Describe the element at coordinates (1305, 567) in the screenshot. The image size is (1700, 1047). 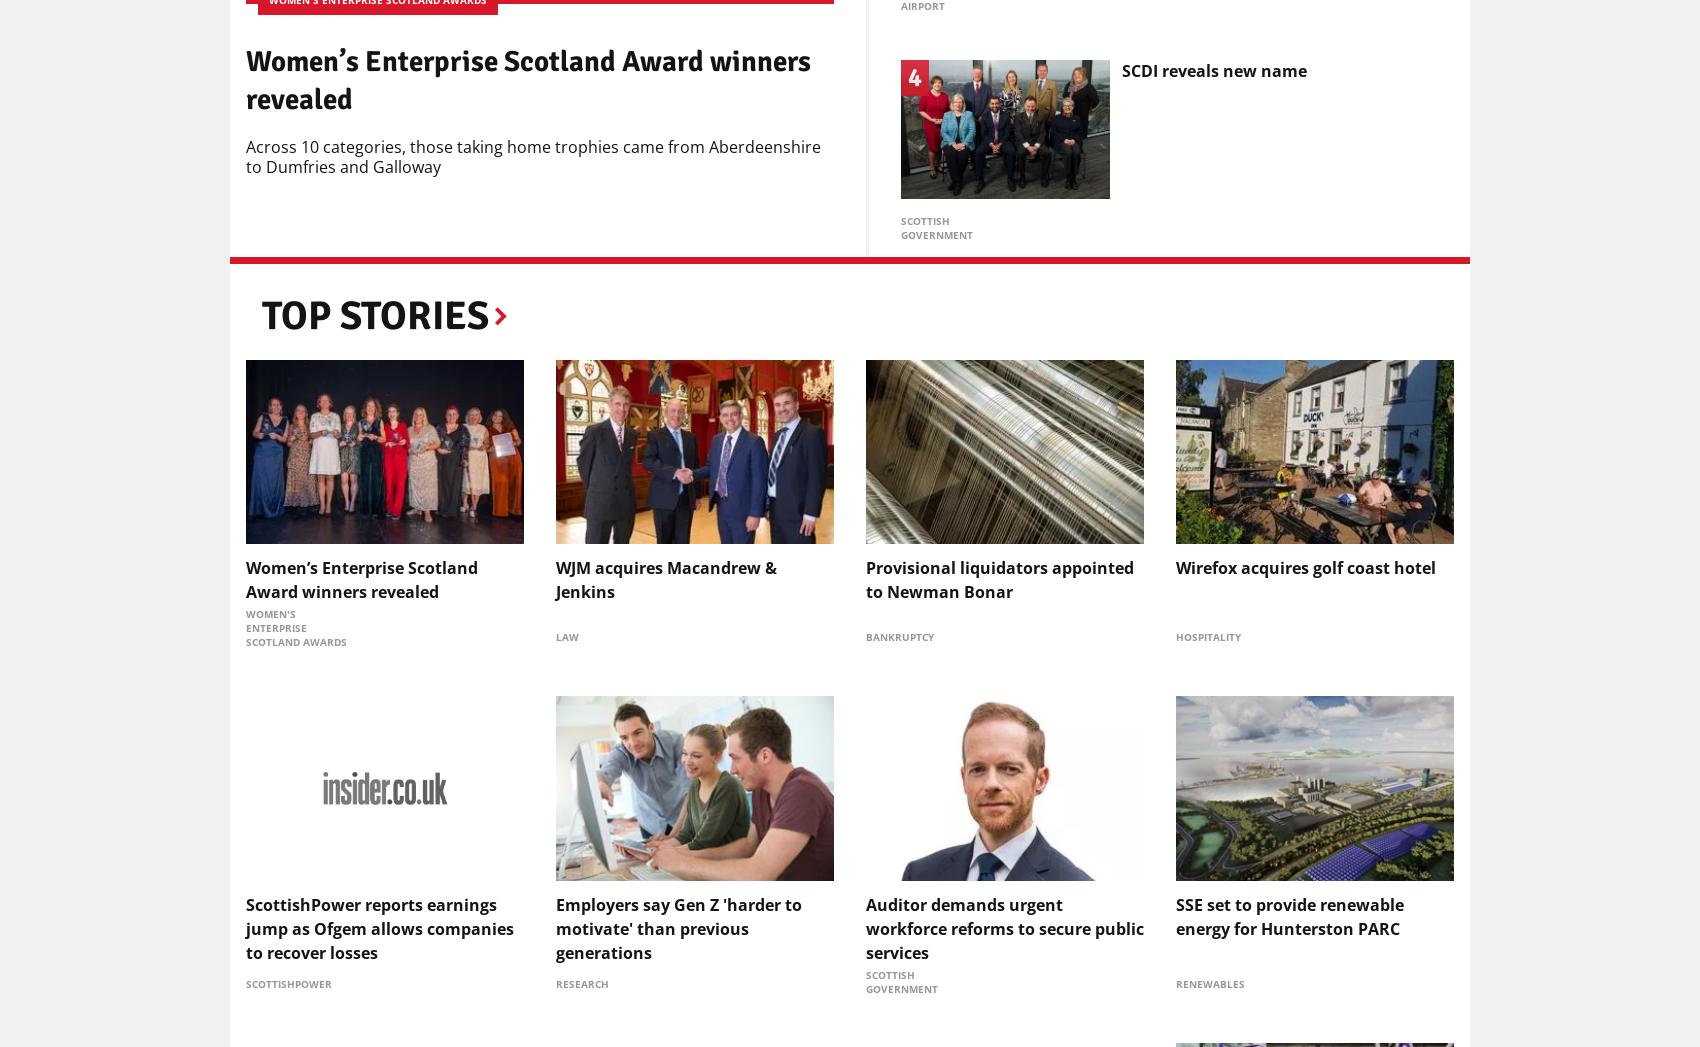
I see `'Wirefox acquires golf coast hotel'` at that location.